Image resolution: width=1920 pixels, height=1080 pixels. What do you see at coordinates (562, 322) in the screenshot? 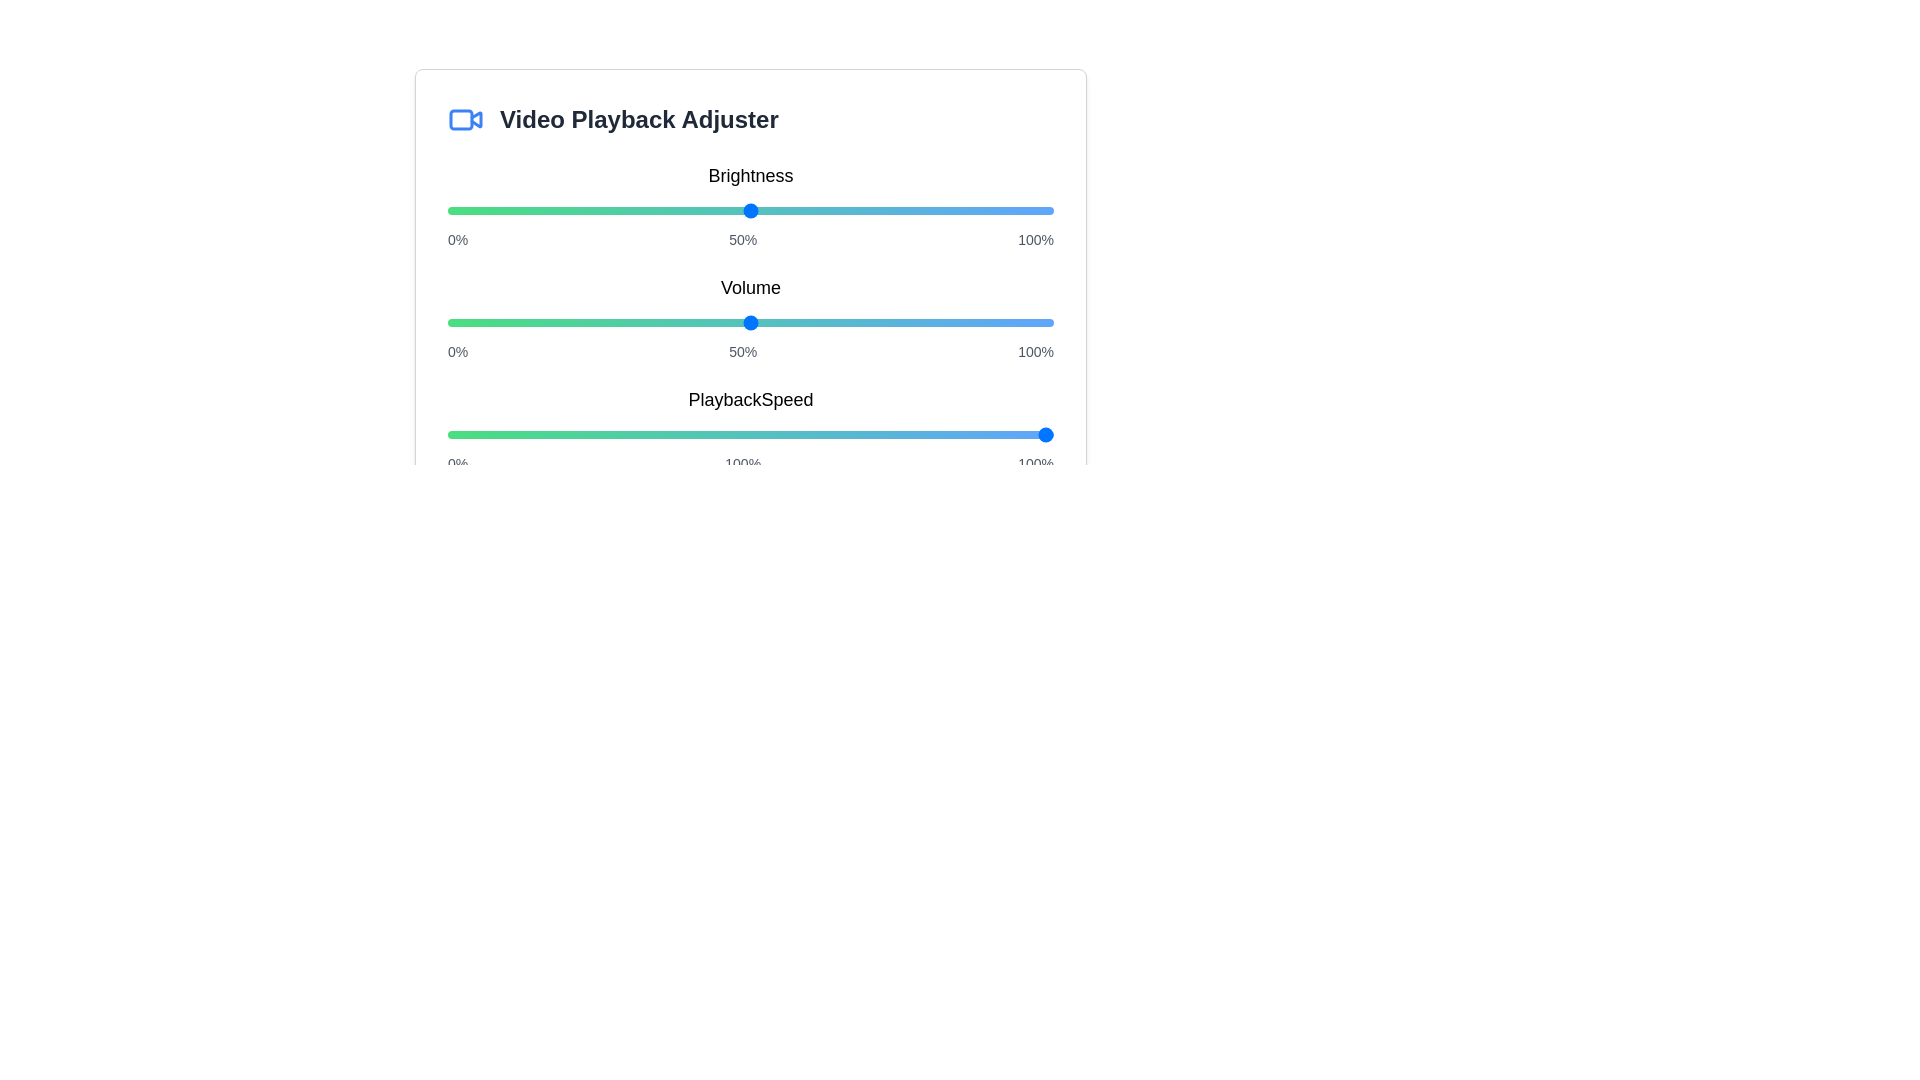
I see `the volume slider to set the volume to 19%` at bounding box center [562, 322].